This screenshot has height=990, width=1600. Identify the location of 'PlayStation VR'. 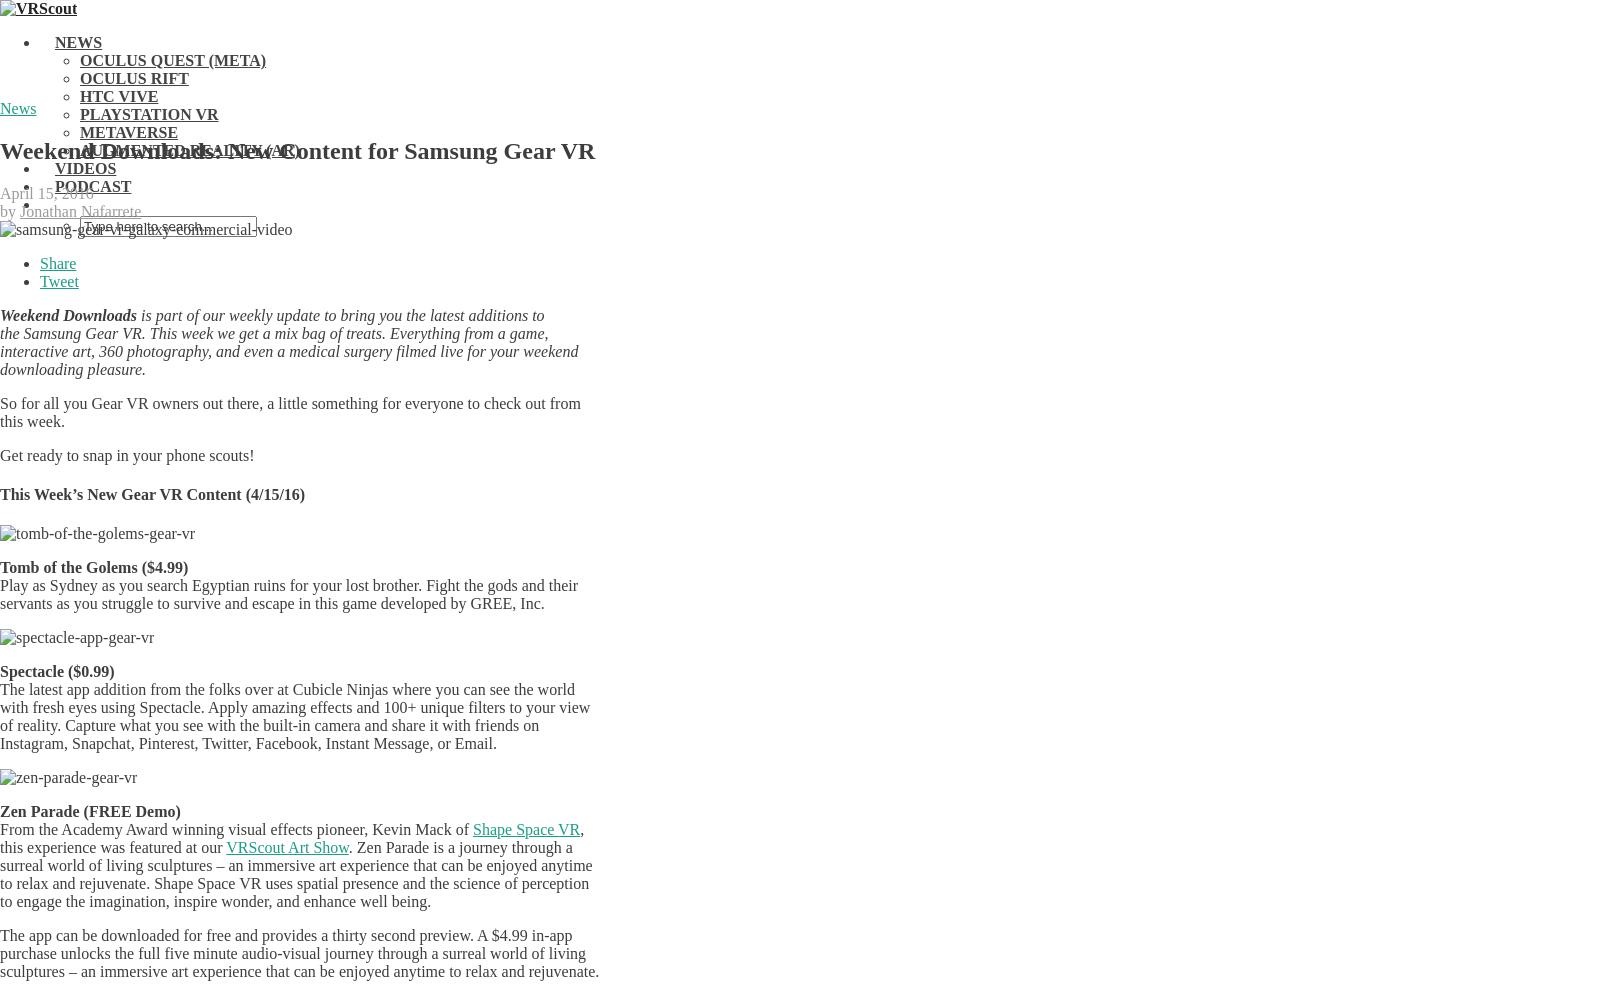
(147, 113).